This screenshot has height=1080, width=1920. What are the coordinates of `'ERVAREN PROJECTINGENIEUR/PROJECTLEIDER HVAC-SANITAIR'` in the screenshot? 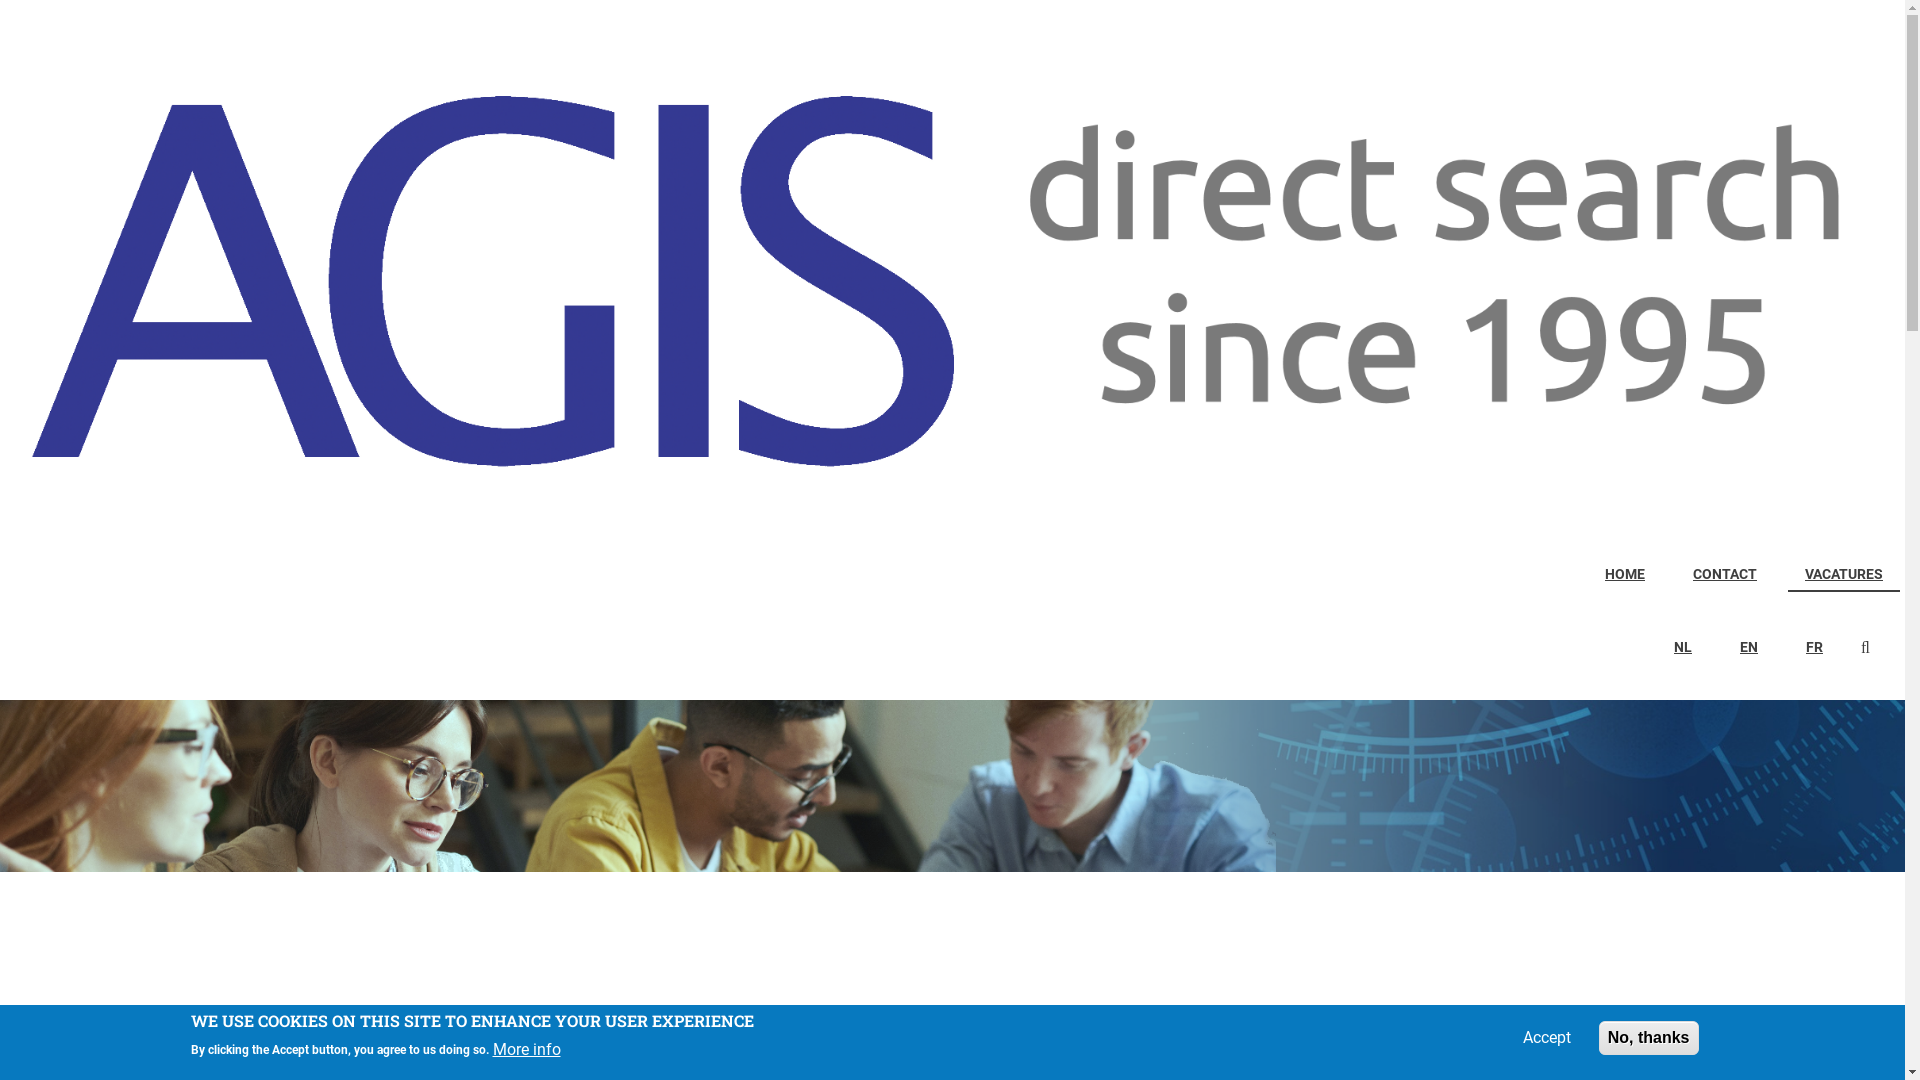 It's located at (442, 1018).